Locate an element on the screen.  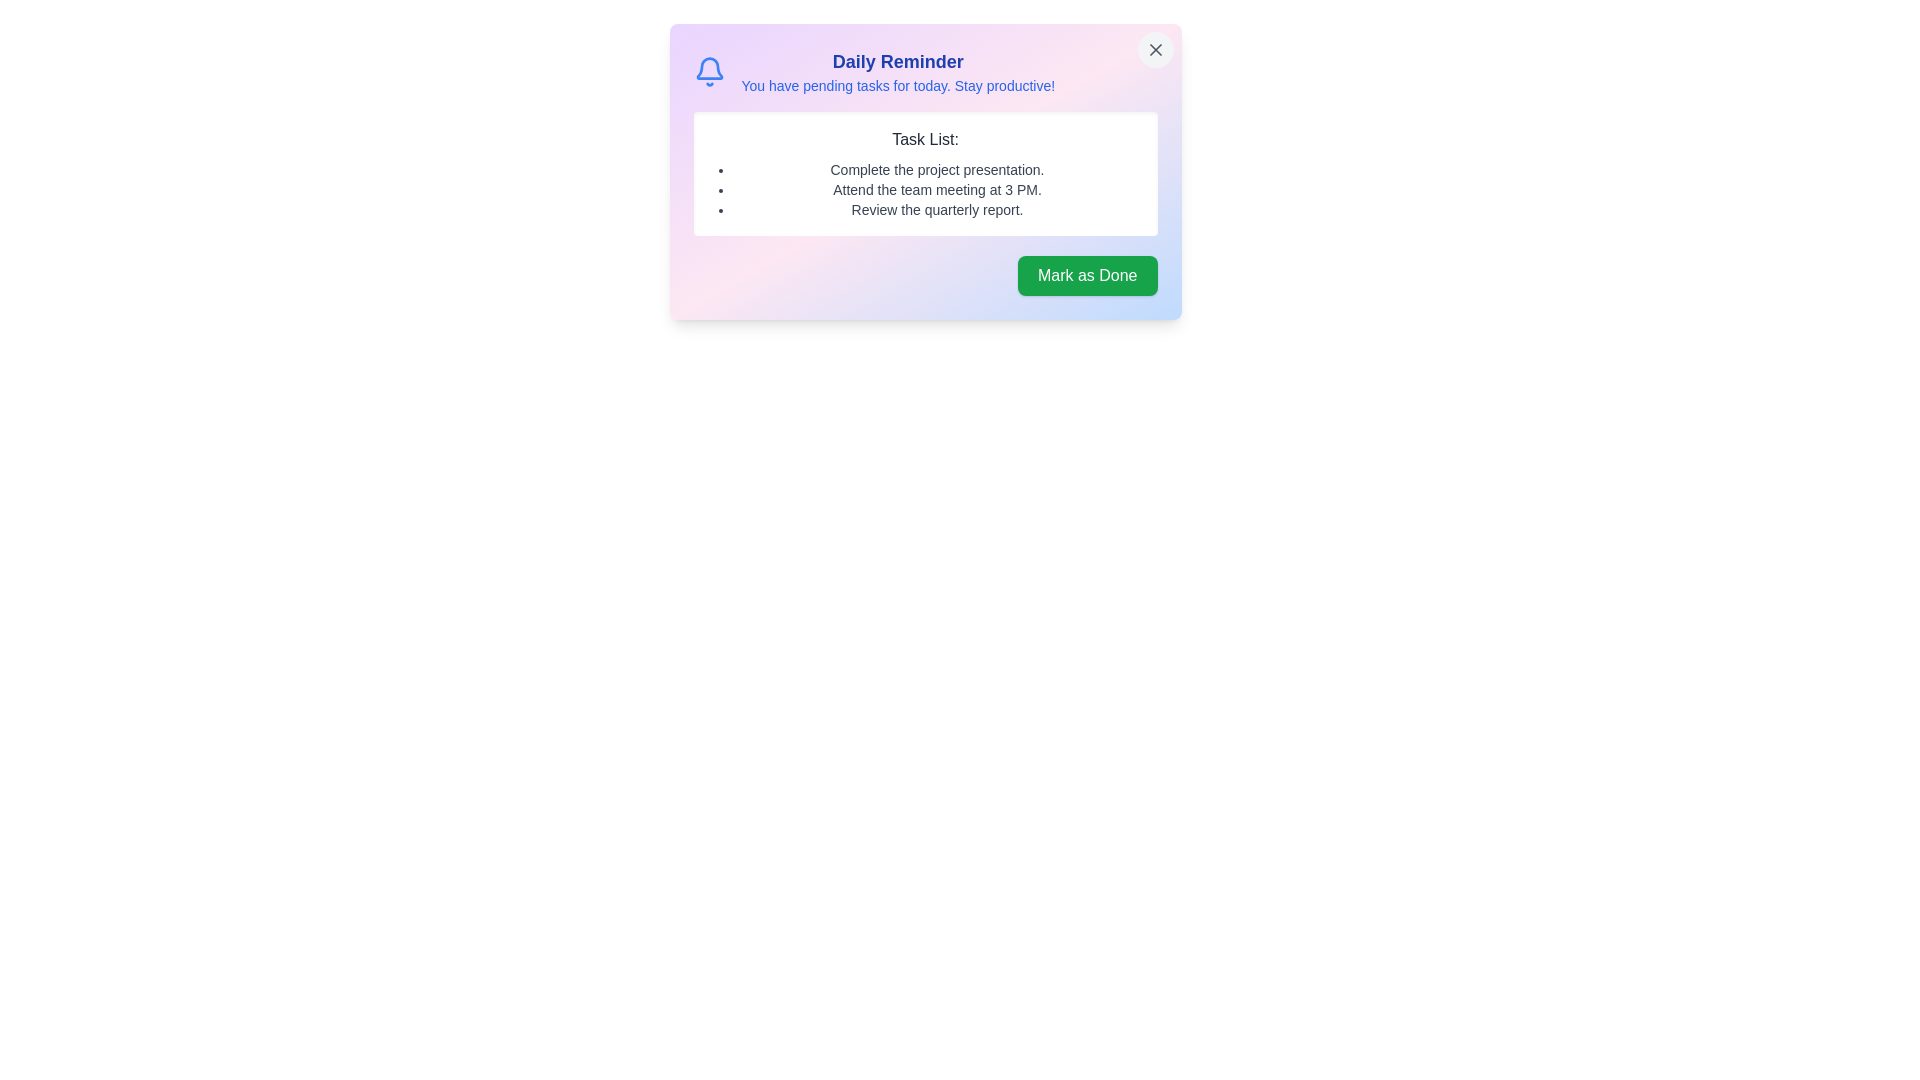
the 'Mark as Done' button to acknowledge the task list as done is located at coordinates (1086, 276).